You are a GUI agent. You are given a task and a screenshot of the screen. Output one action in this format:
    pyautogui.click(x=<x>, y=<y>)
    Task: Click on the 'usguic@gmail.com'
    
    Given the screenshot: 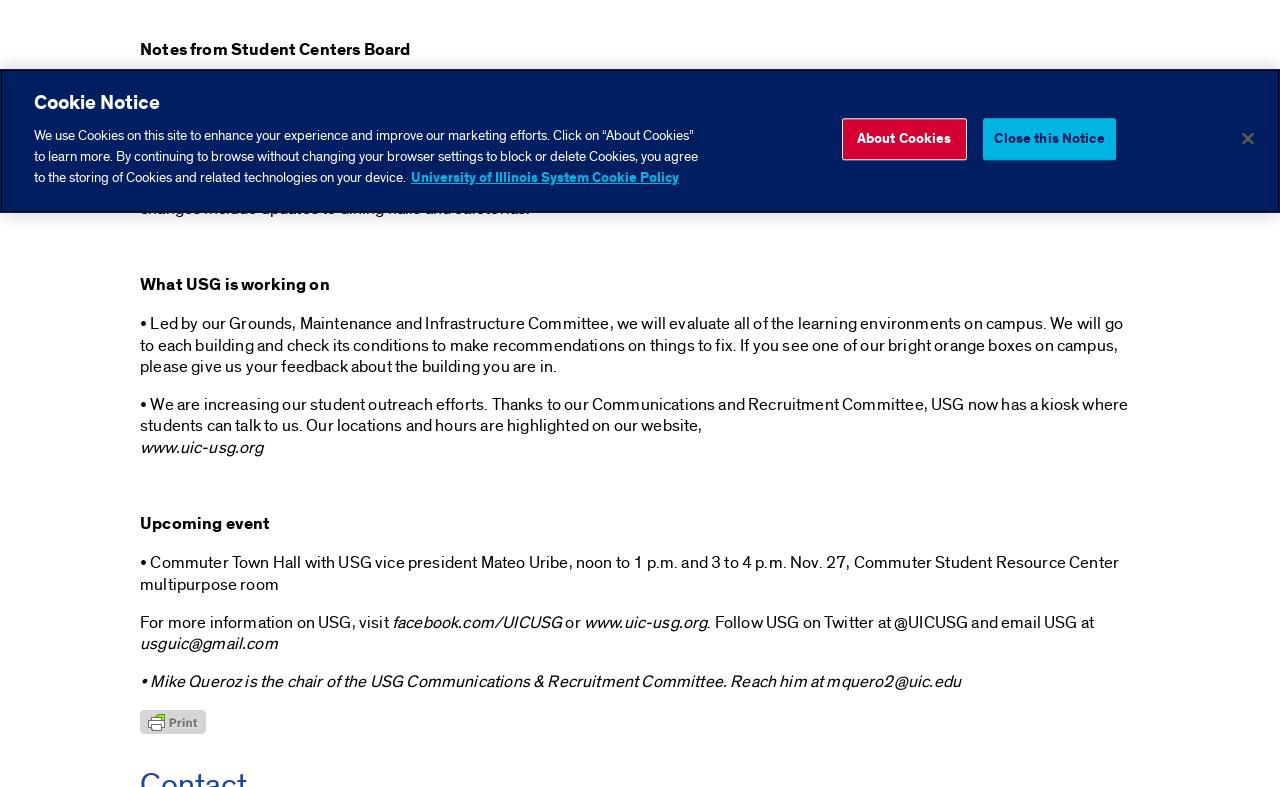 What is the action you would take?
    pyautogui.click(x=208, y=642)
    